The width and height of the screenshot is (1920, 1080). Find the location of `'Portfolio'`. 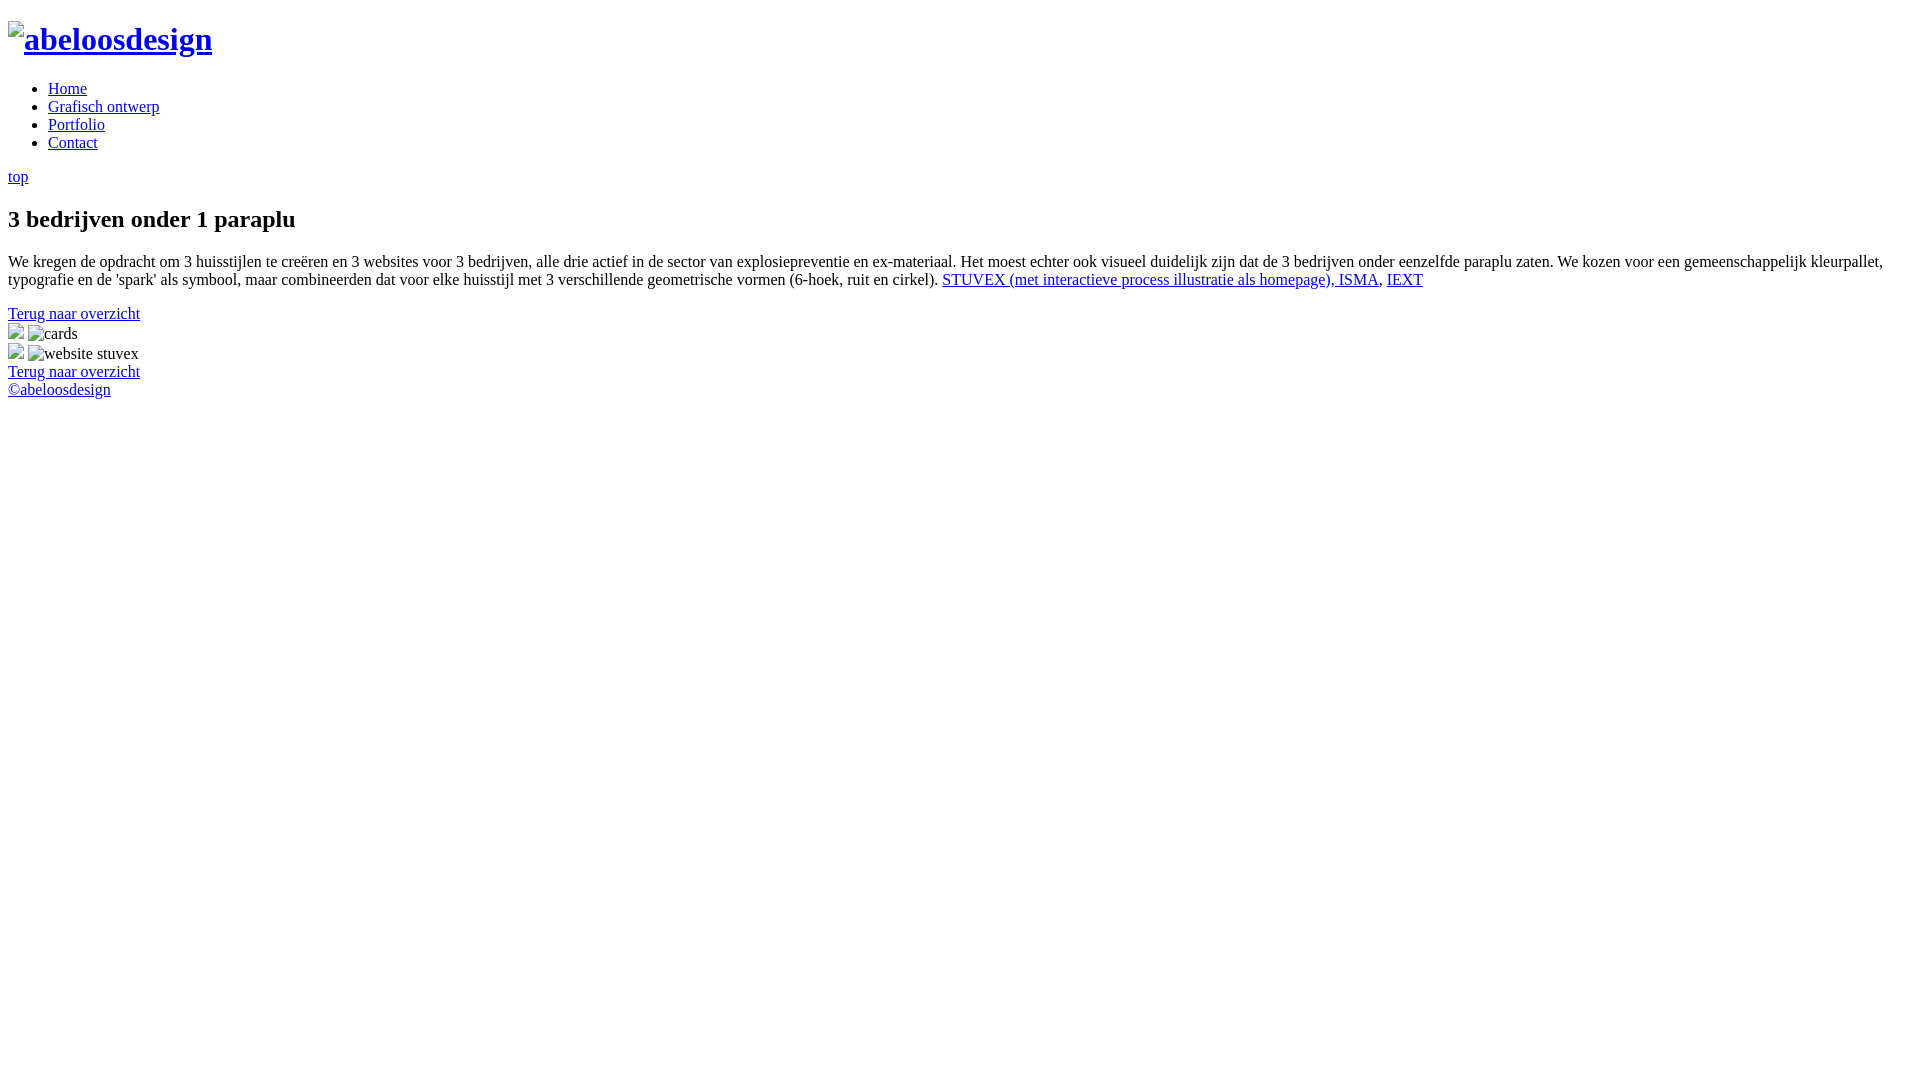

'Portfolio' is located at coordinates (76, 124).